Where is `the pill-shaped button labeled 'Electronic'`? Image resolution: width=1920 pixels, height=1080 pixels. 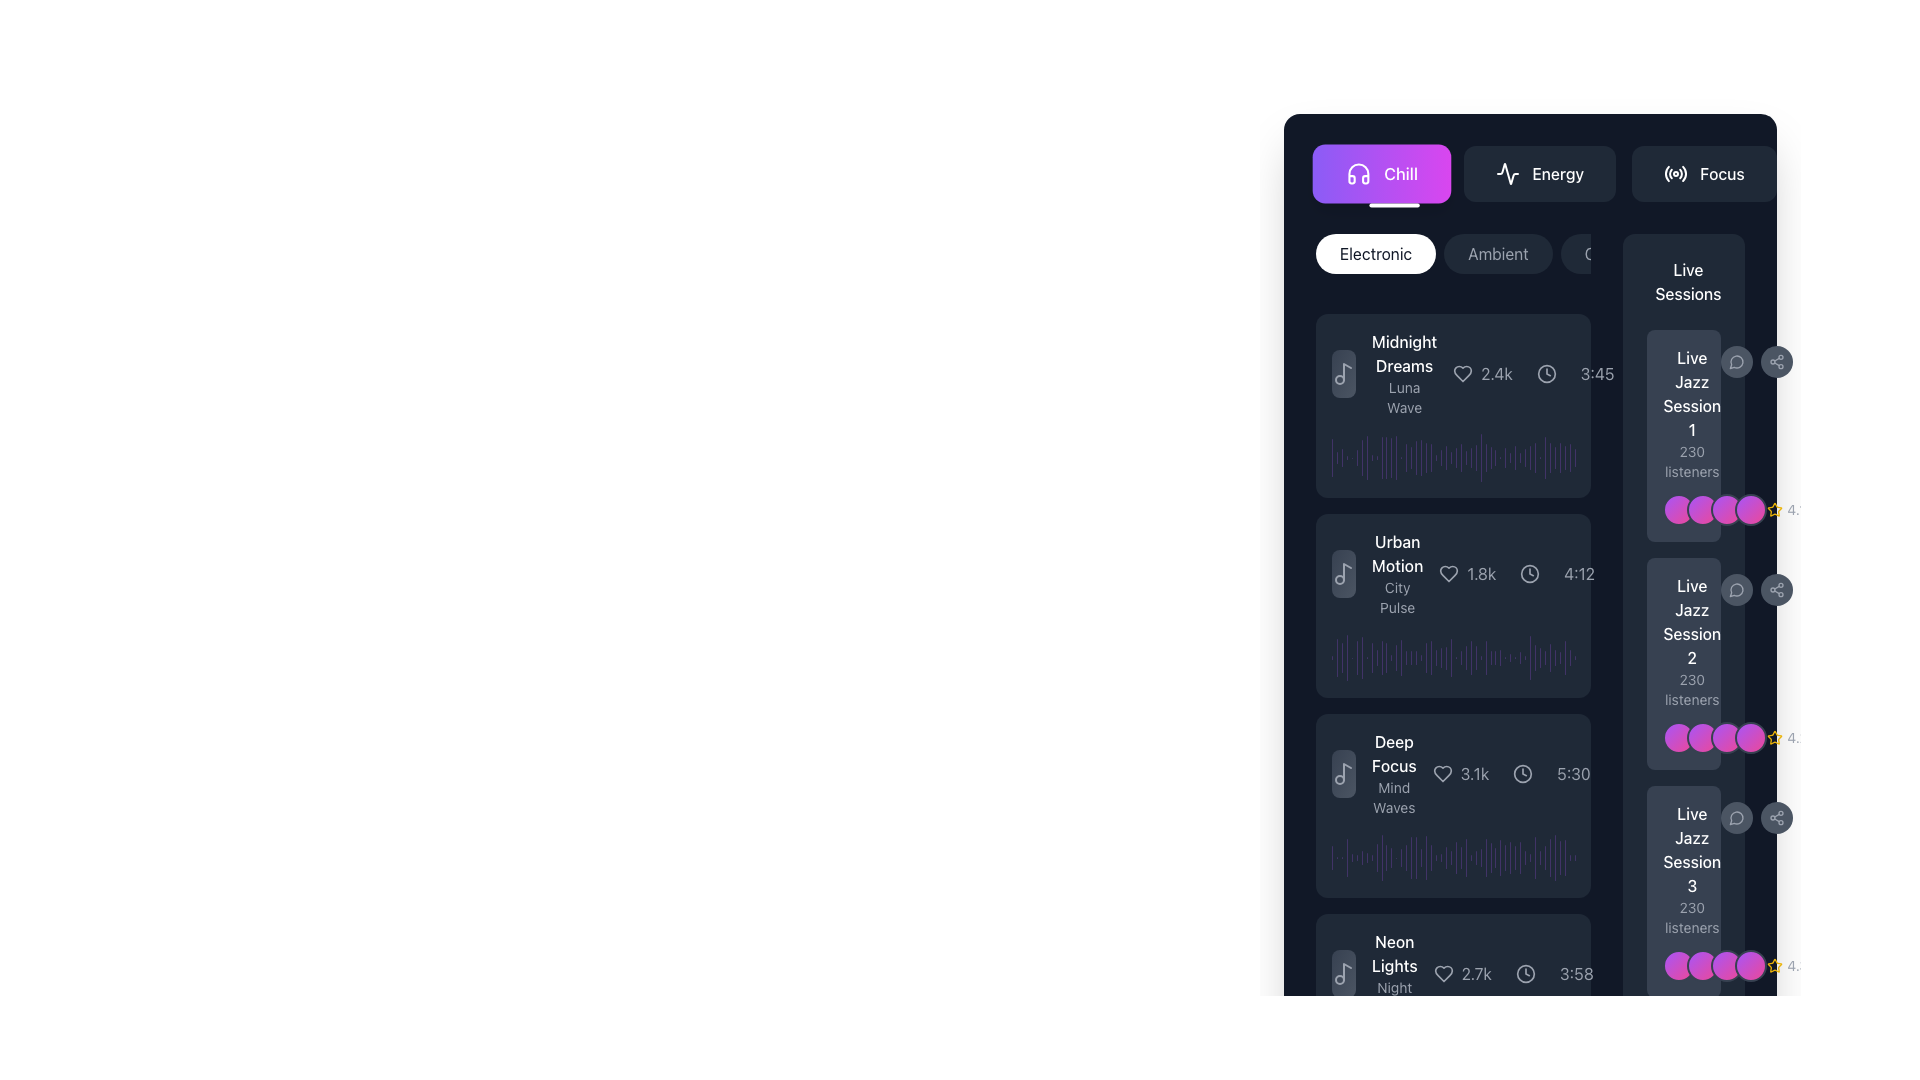
the pill-shaped button labeled 'Electronic' is located at coordinates (1375, 253).